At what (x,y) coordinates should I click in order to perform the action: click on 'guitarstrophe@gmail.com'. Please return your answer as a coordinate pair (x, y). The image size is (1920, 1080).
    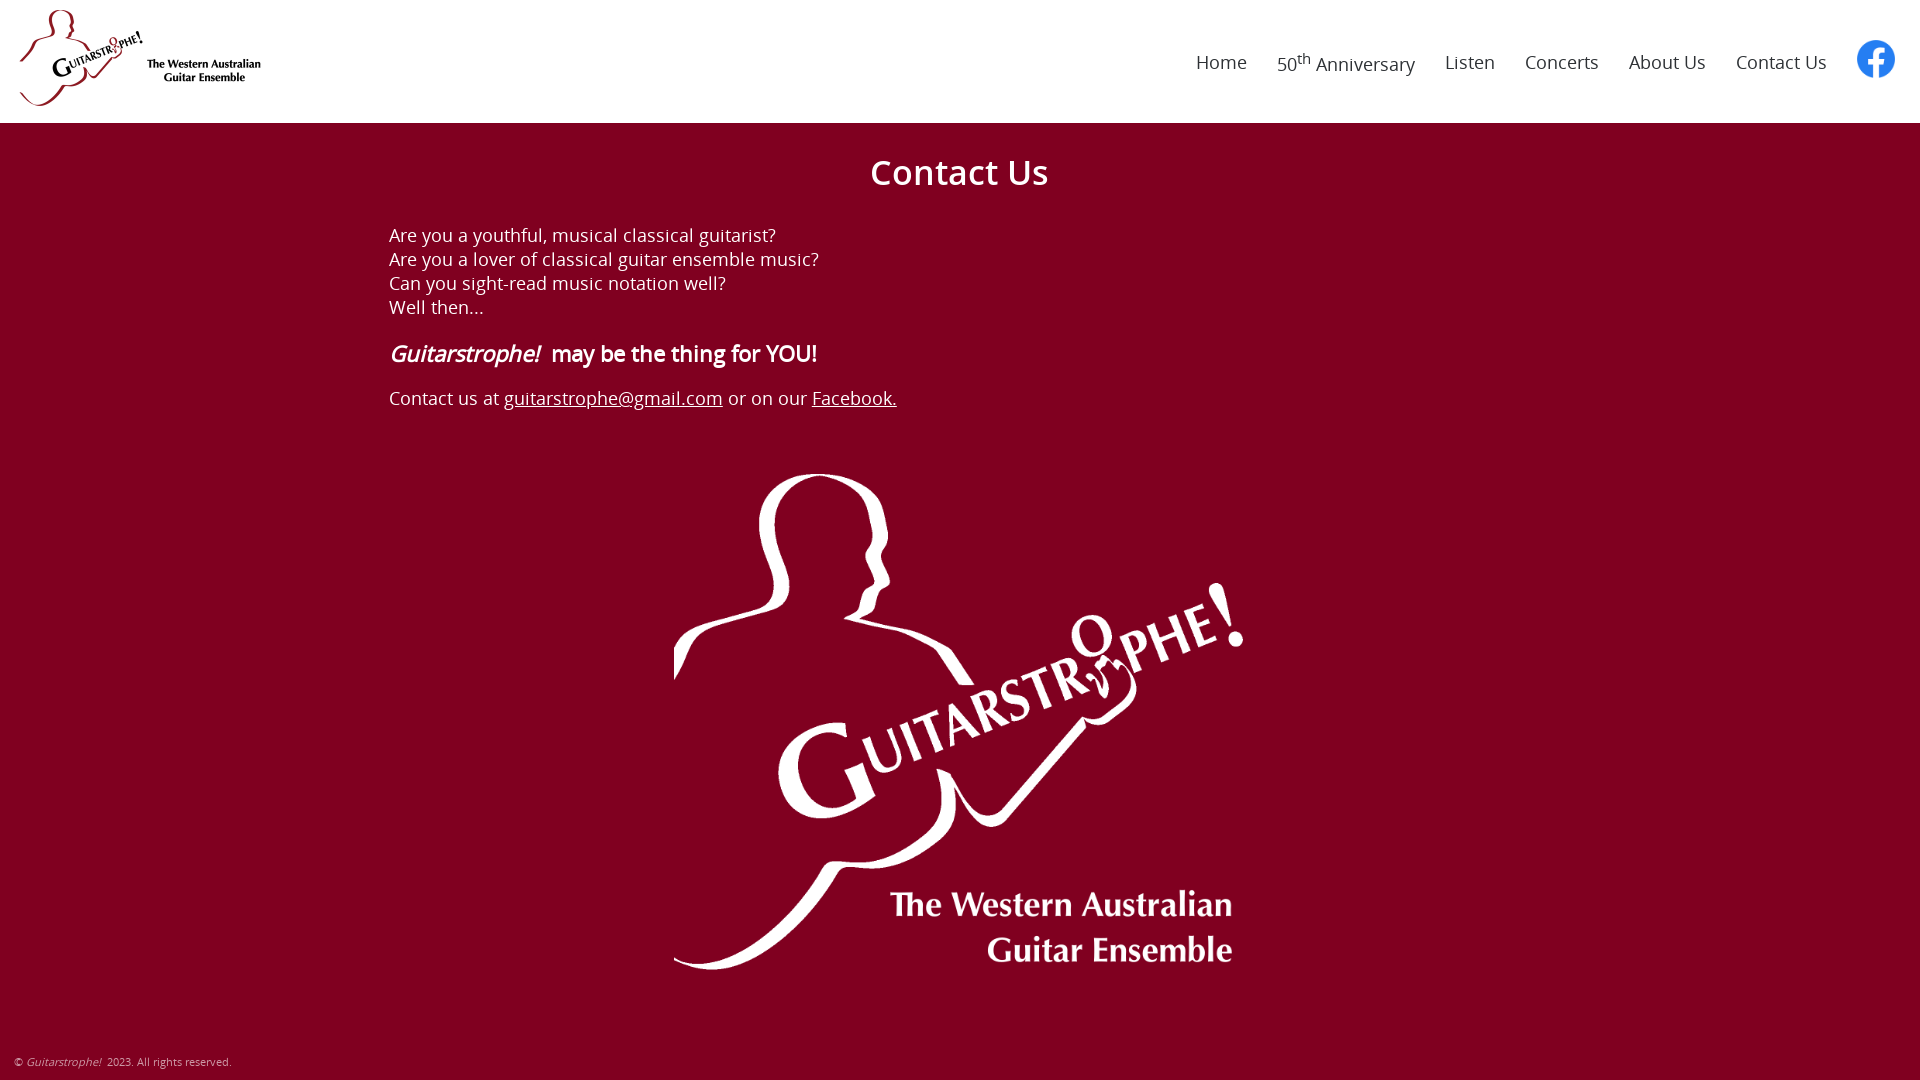
    Looking at the image, I should click on (612, 397).